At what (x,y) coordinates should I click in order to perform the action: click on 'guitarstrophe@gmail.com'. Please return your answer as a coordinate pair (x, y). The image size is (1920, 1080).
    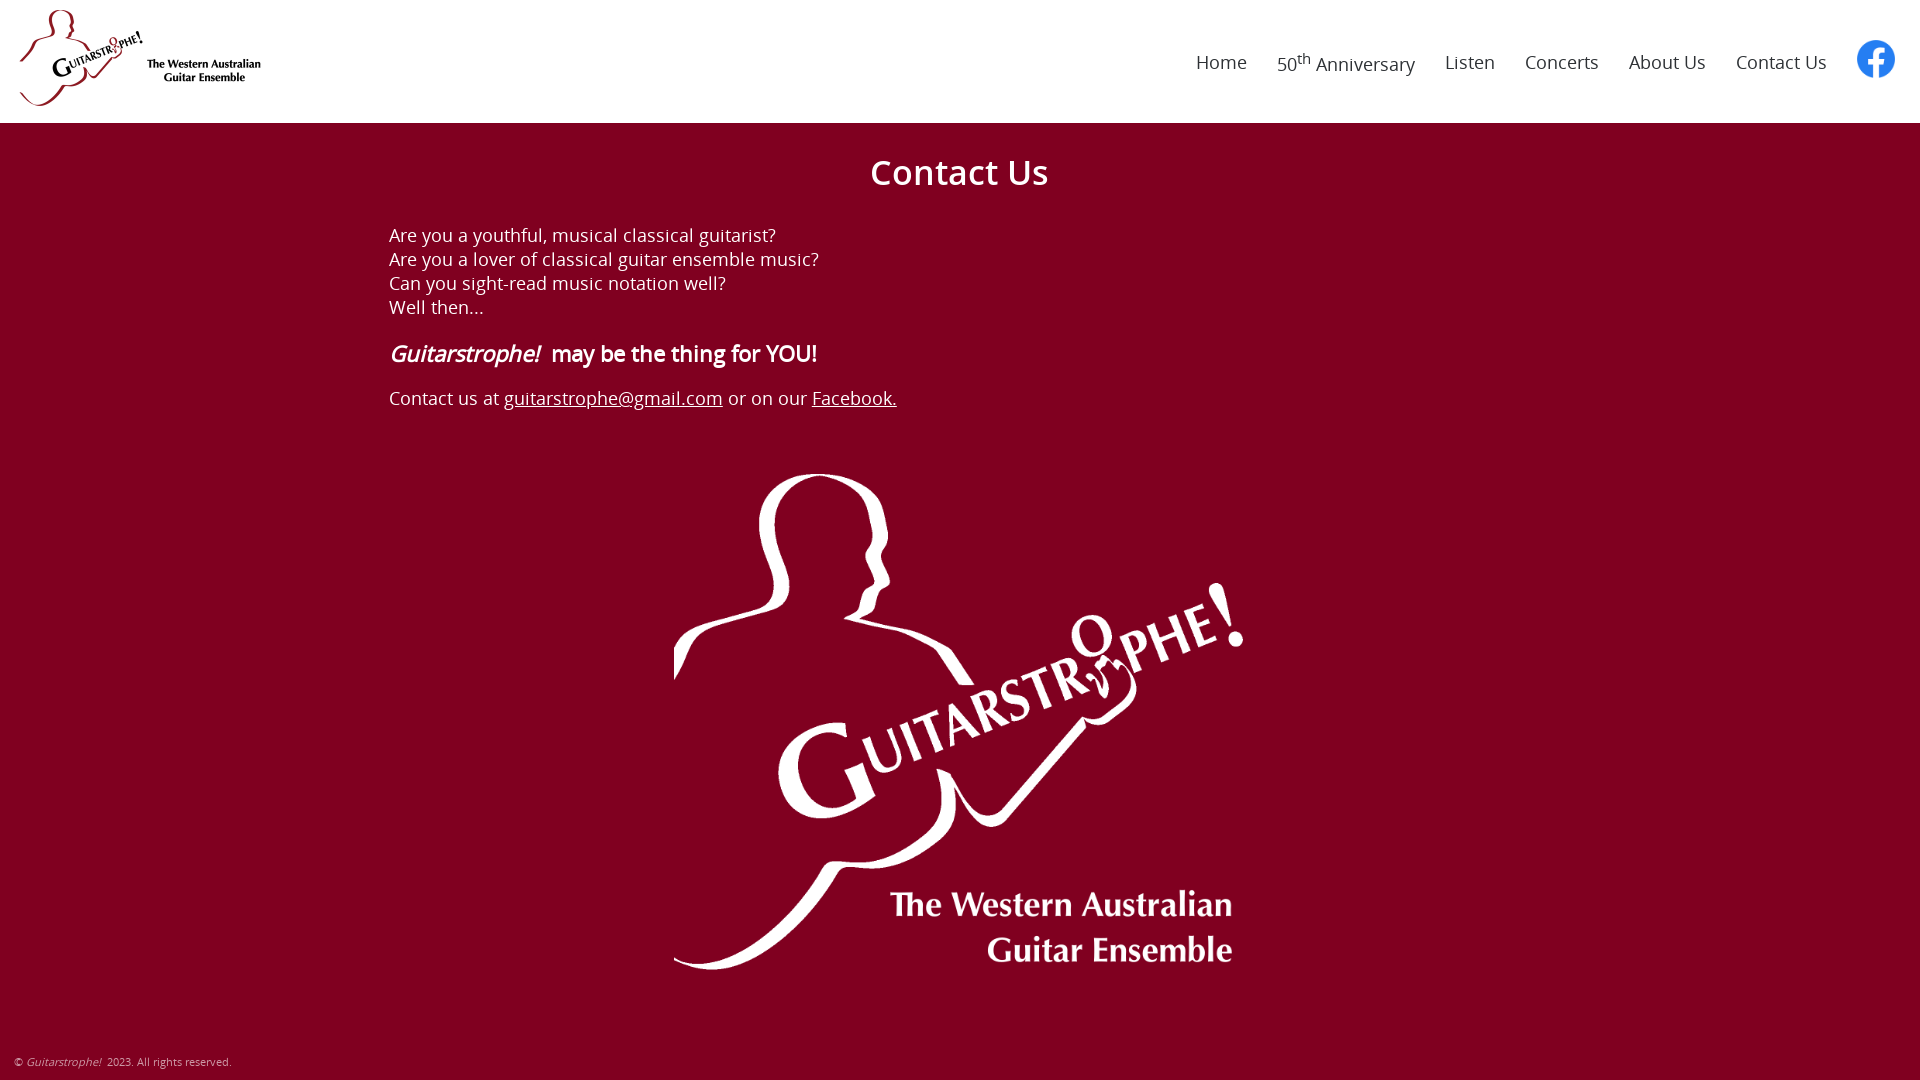
    Looking at the image, I should click on (612, 397).